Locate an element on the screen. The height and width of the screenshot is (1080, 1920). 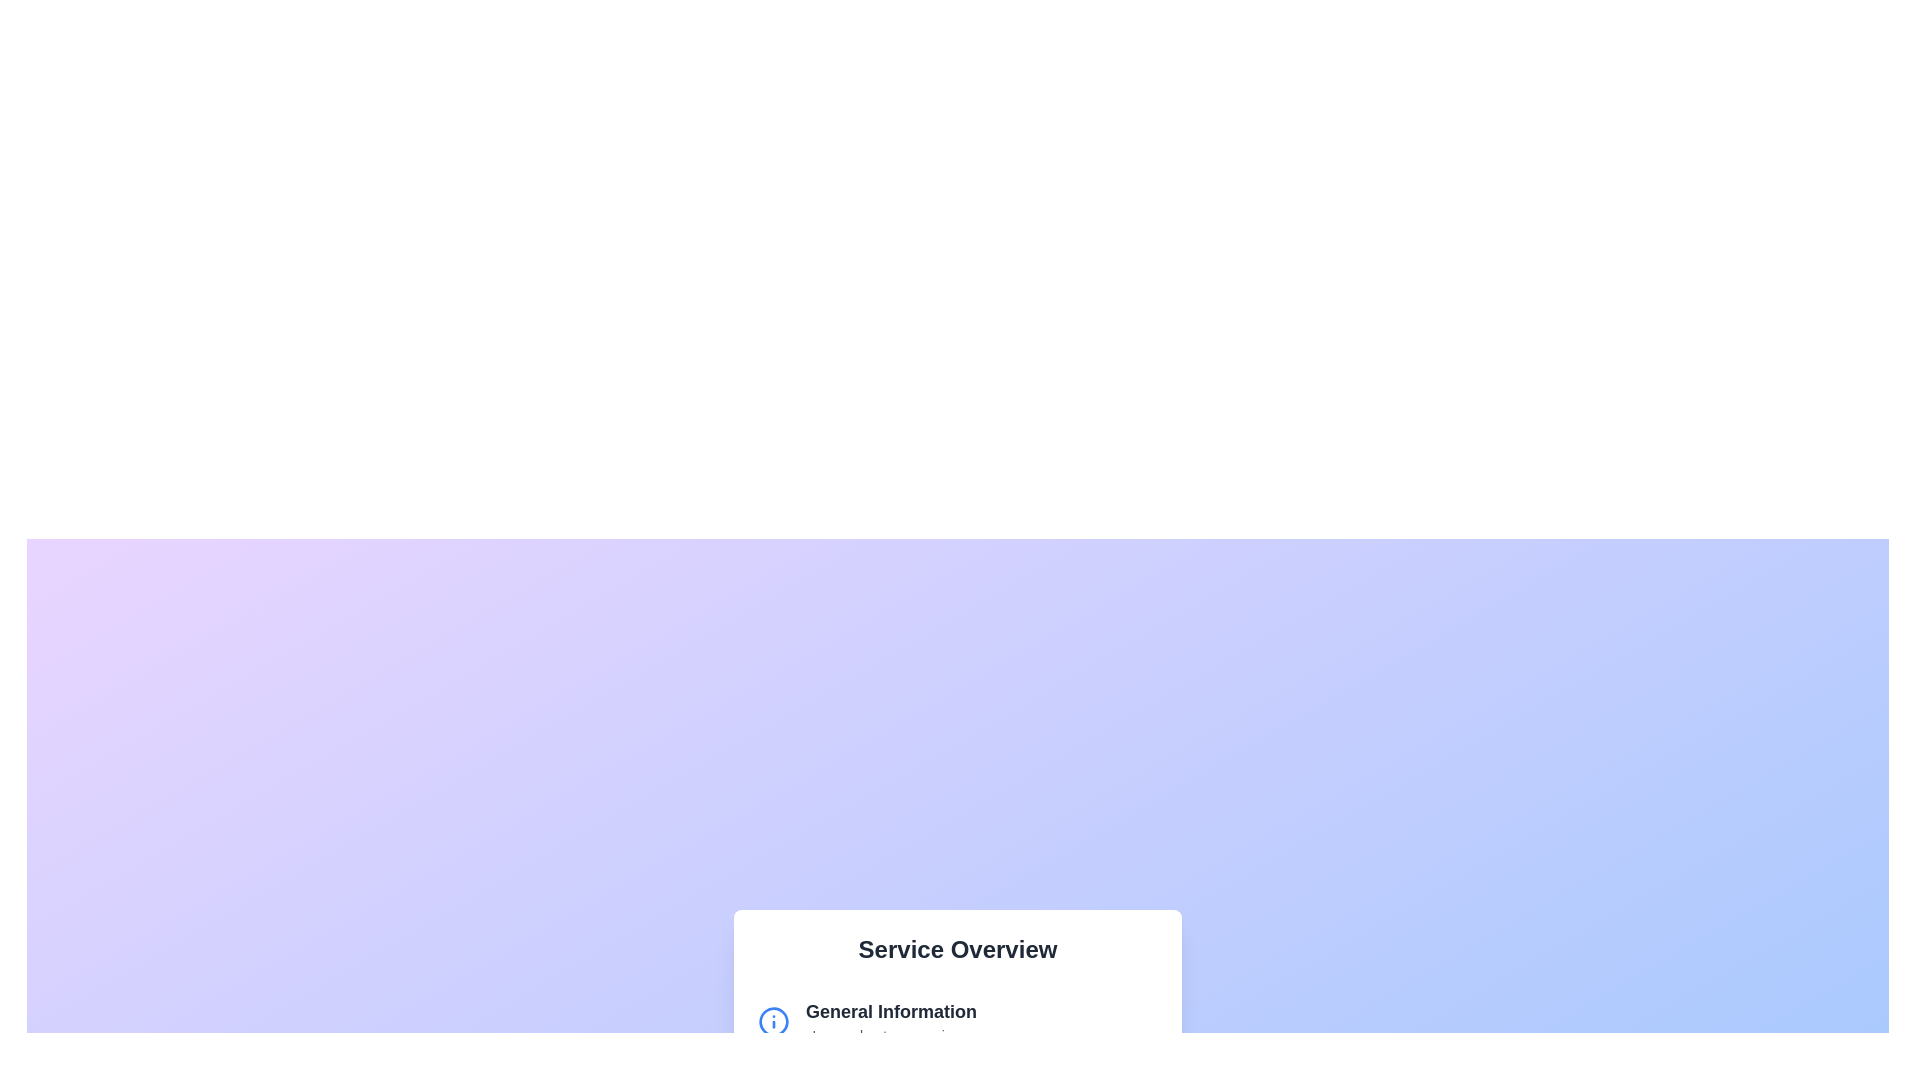
the 'General Information' section is located at coordinates (957, 1022).